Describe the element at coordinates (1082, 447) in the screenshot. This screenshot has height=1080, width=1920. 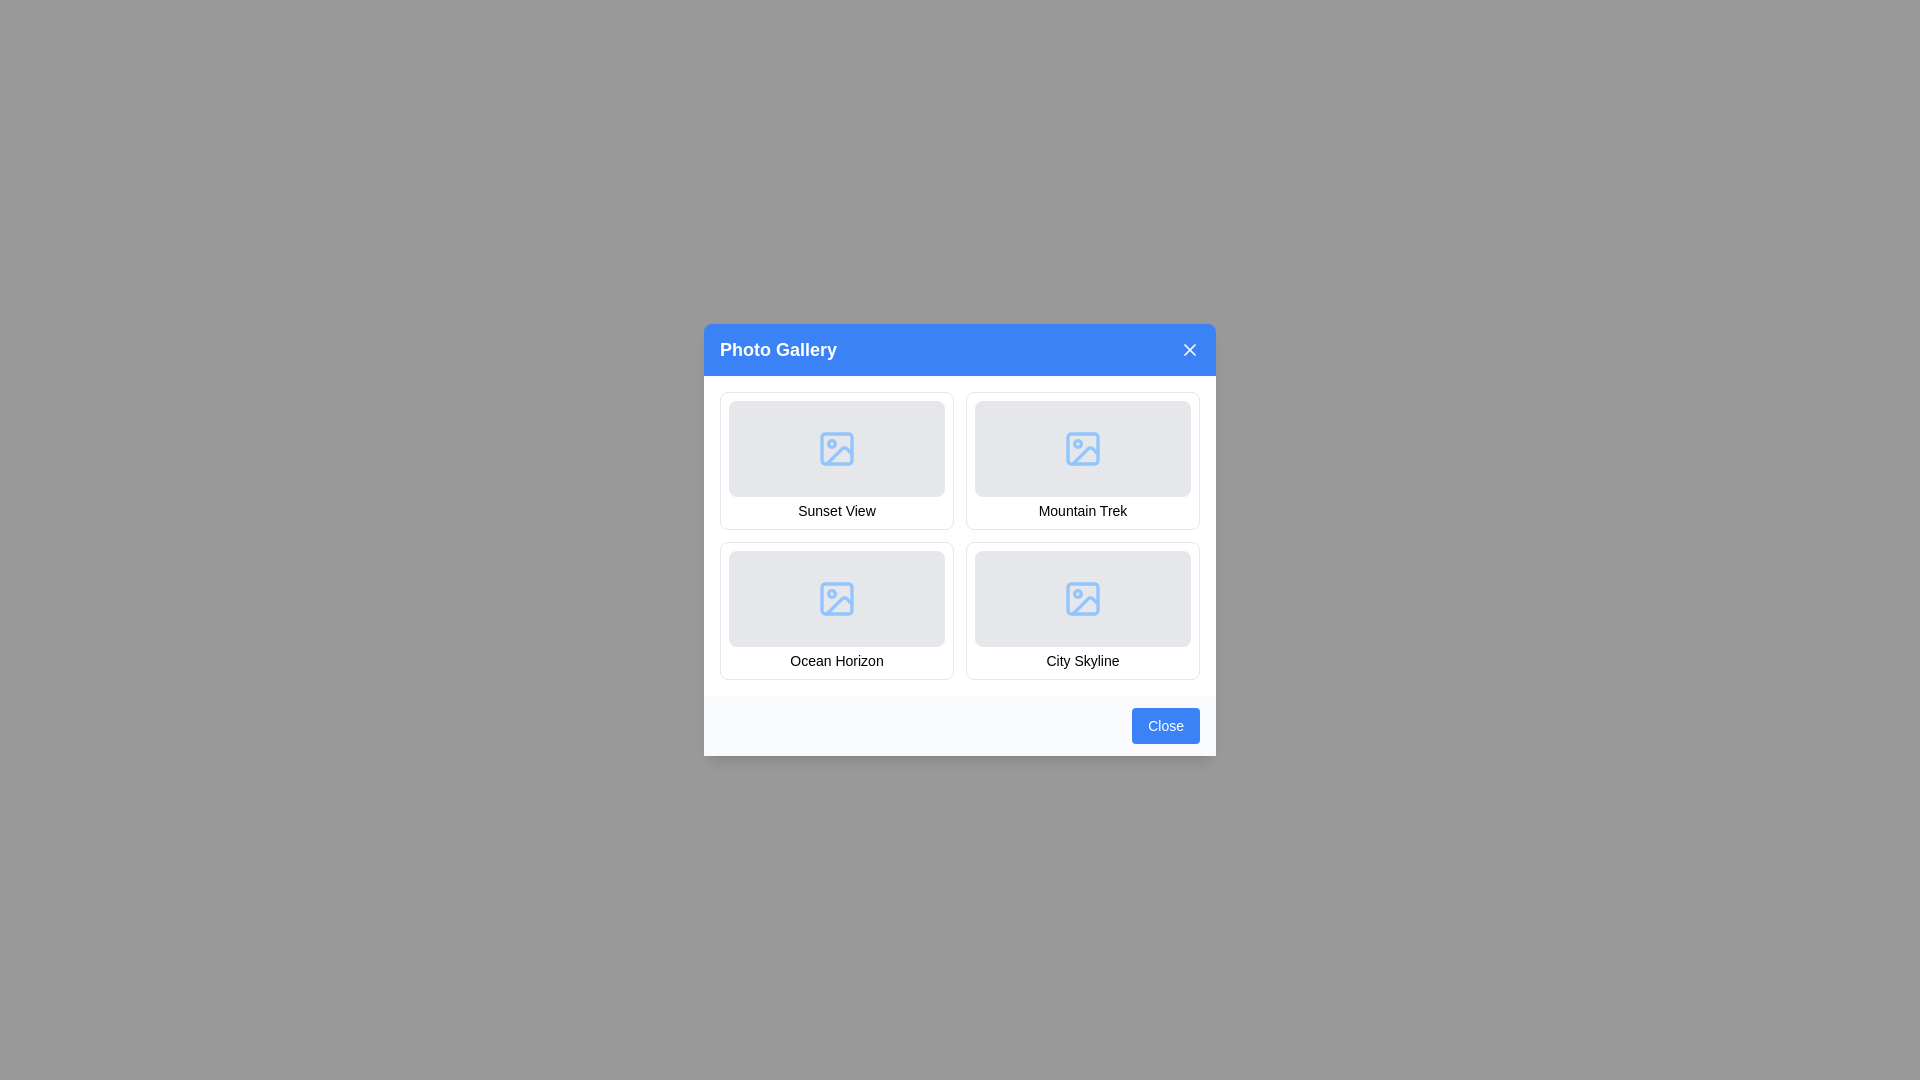
I see `the icon representing an image, which is stylized with a light blue outline and contains a circular detail and a triangular shape inside a rectangle, located in the top-right card labeled 'Mountain Trek' within the 'Photo Gallery' popup` at that location.